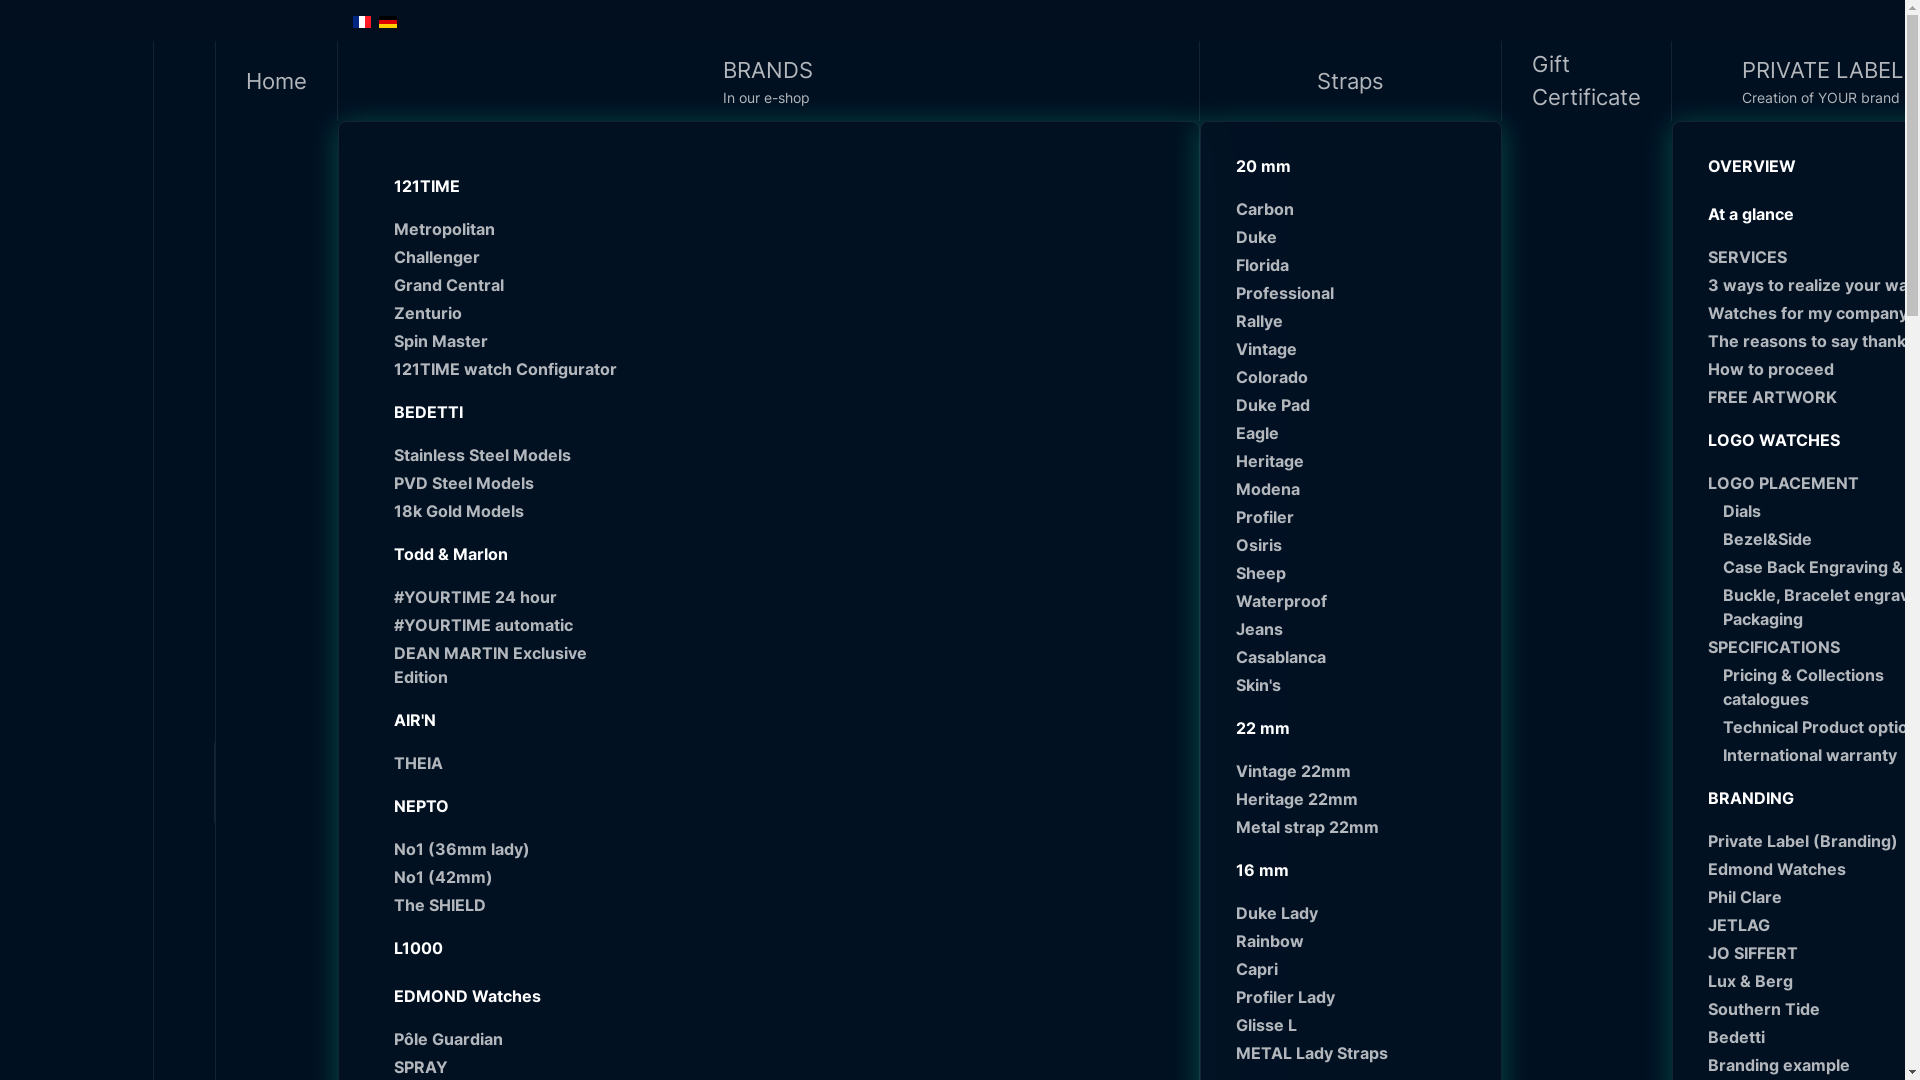  Describe the element at coordinates (498, 411) in the screenshot. I see `'BEDETTI'` at that location.